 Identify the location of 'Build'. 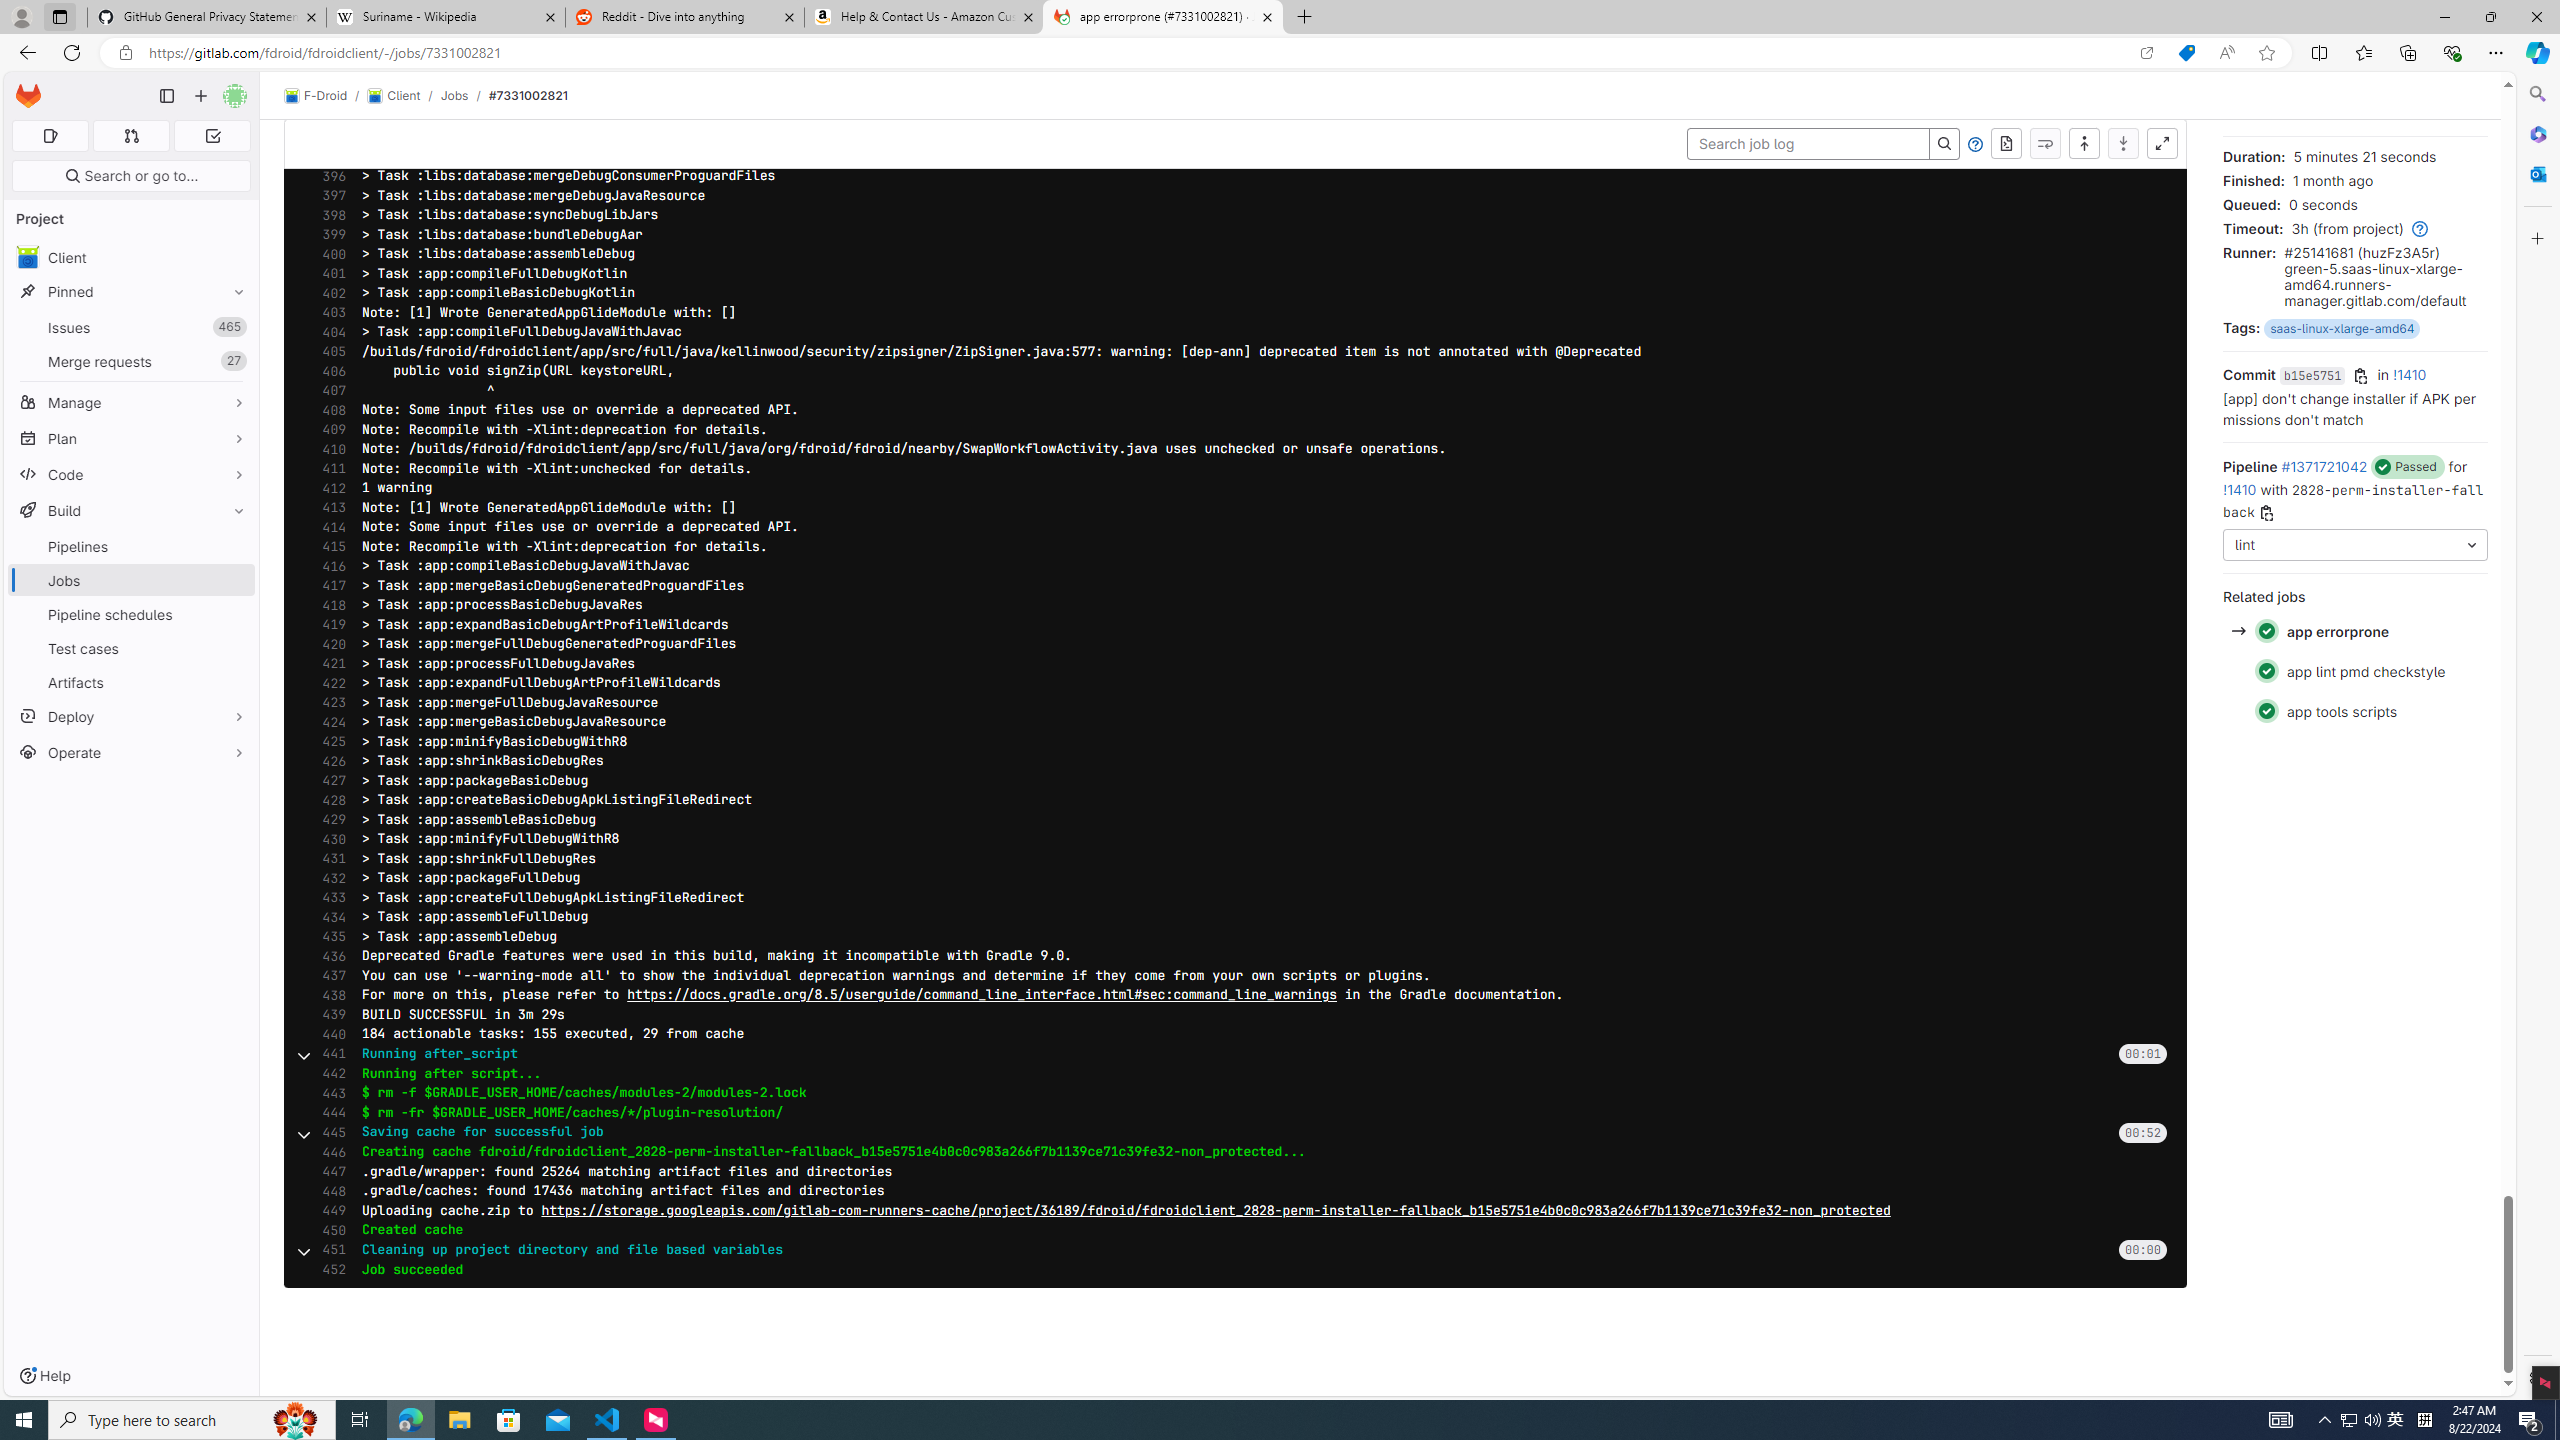
(130, 509).